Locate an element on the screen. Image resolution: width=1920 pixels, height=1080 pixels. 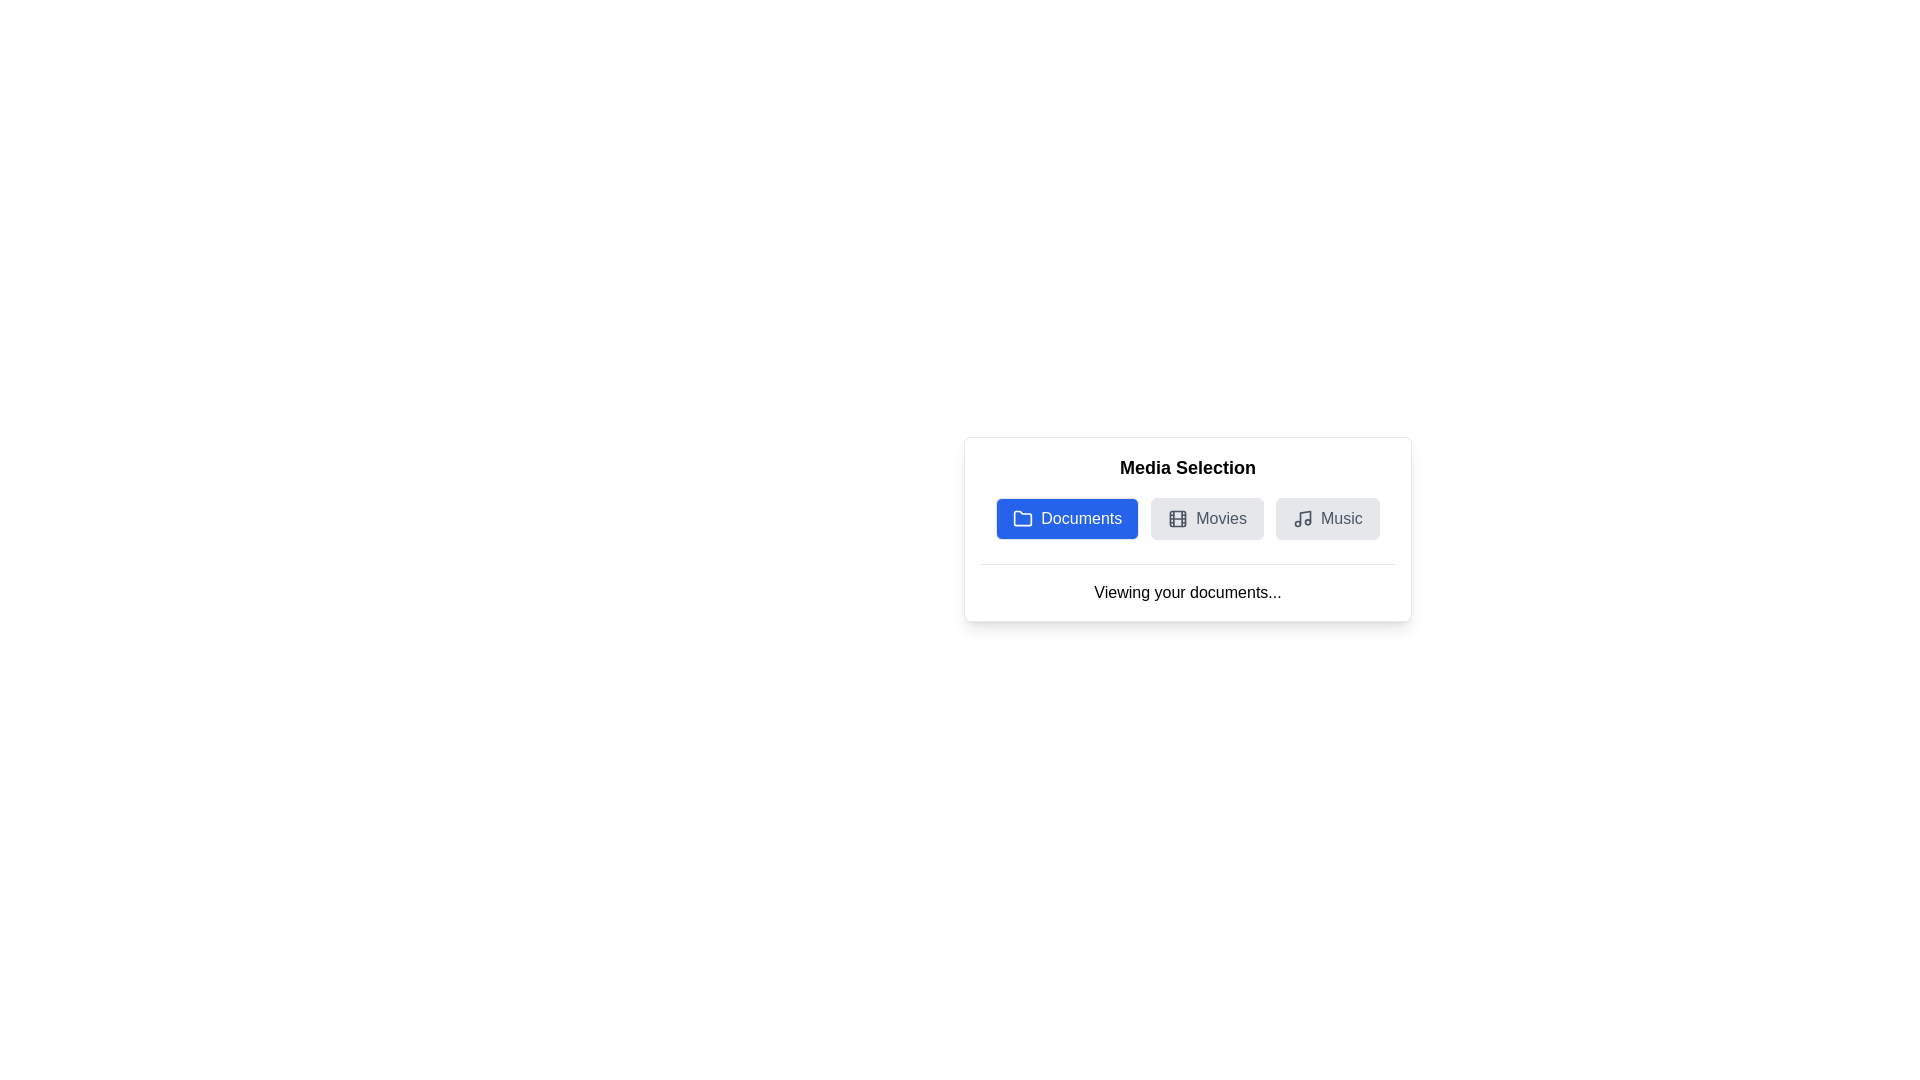
the 'Movies' text label within the selectable button is located at coordinates (1220, 518).